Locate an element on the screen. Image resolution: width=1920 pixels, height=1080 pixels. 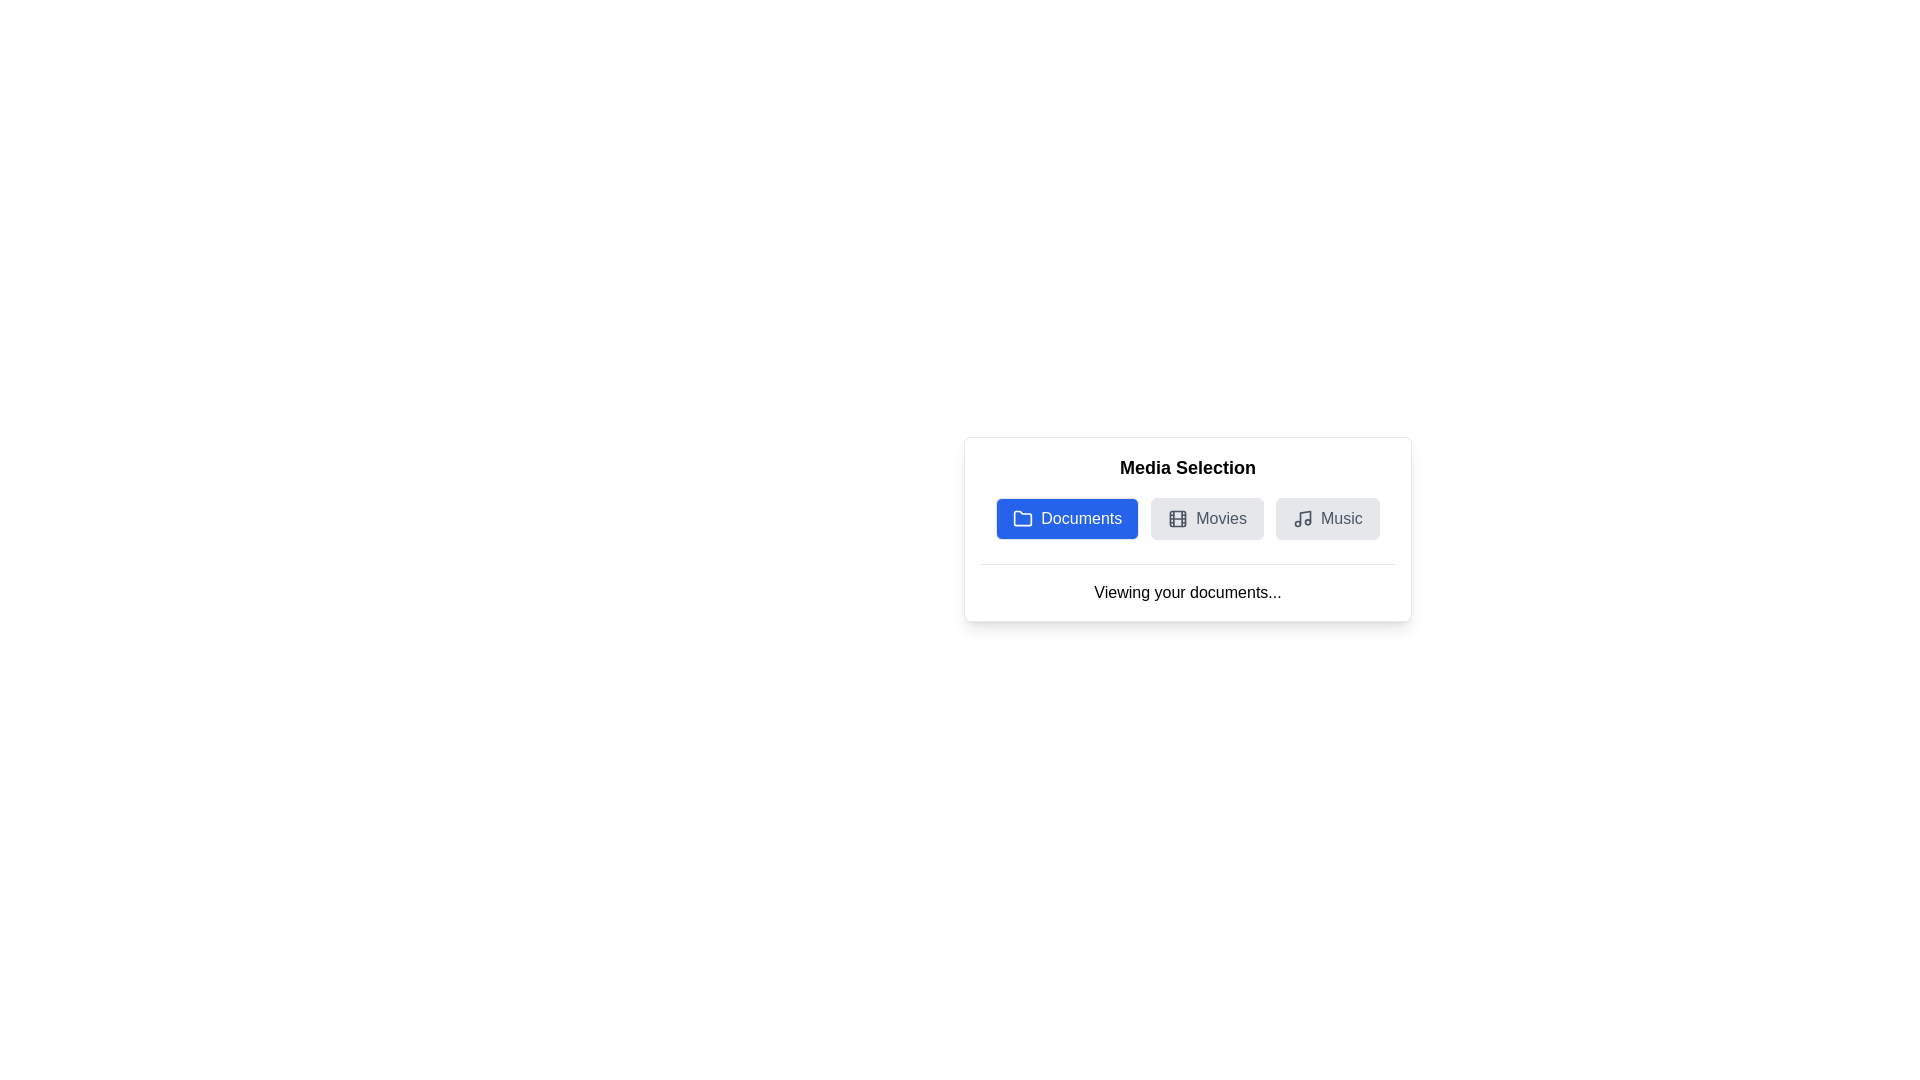
the 'Movies' text label within the selectable button is located at coordinates (1220, 518).